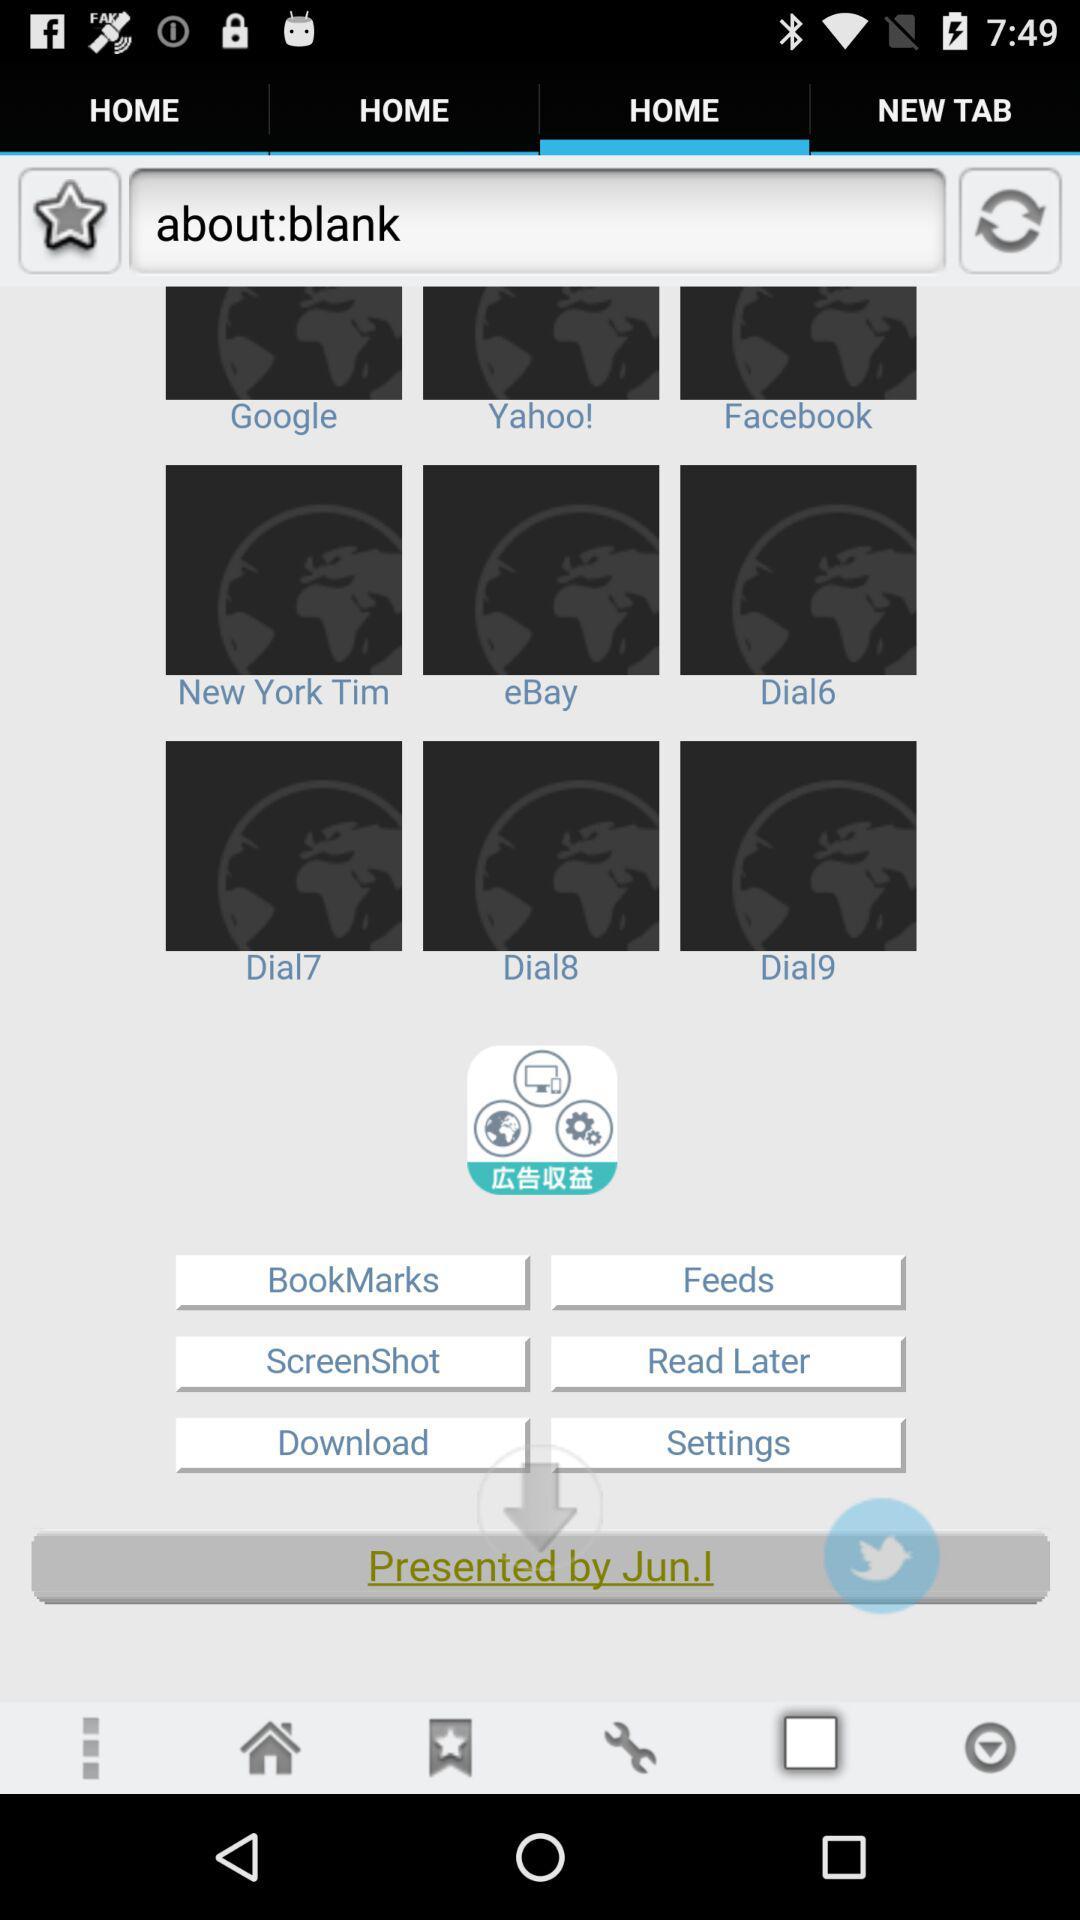  Describe the element at coordinates (450, 1746) in the screenshot. I see `favorites` at that location.